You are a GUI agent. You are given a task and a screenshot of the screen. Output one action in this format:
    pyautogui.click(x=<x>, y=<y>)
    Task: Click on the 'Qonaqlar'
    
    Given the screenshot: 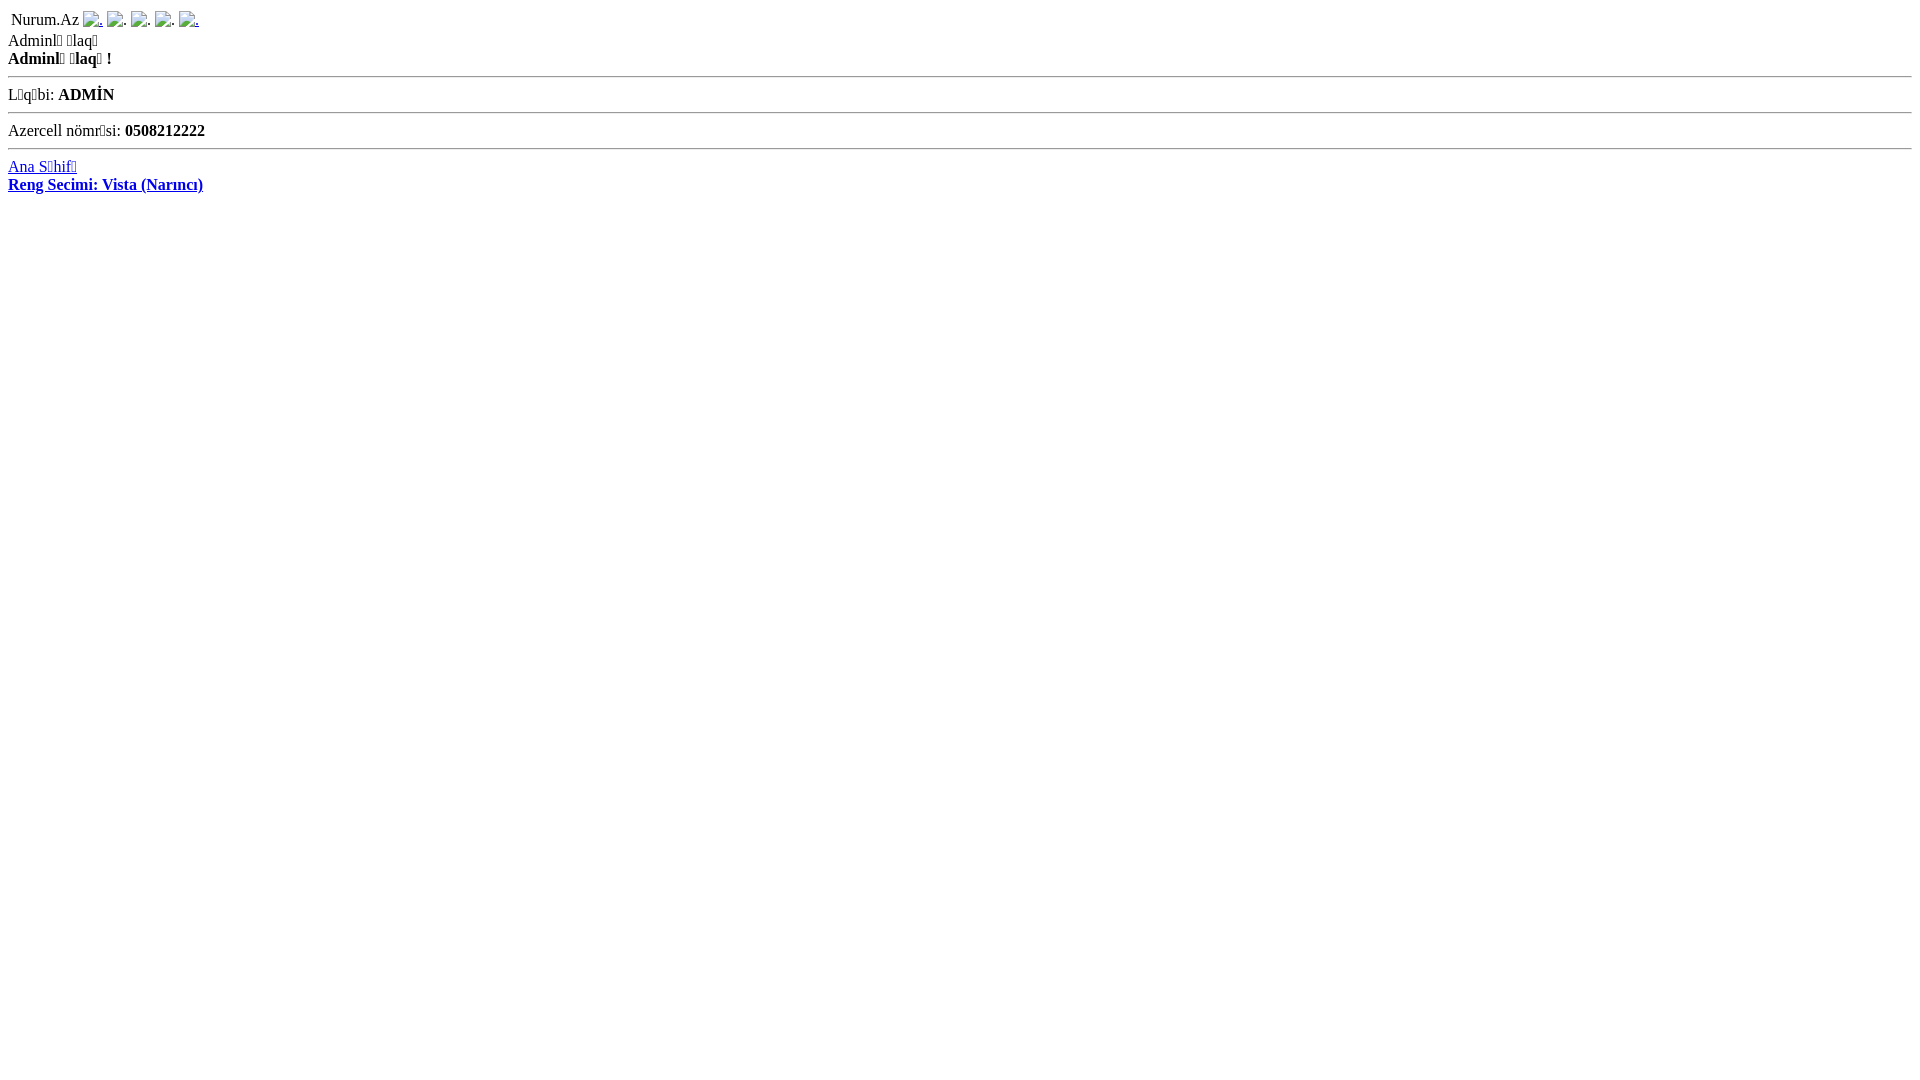 What is the action you would take?
    pyautogui.click(x=164, y=19)
    